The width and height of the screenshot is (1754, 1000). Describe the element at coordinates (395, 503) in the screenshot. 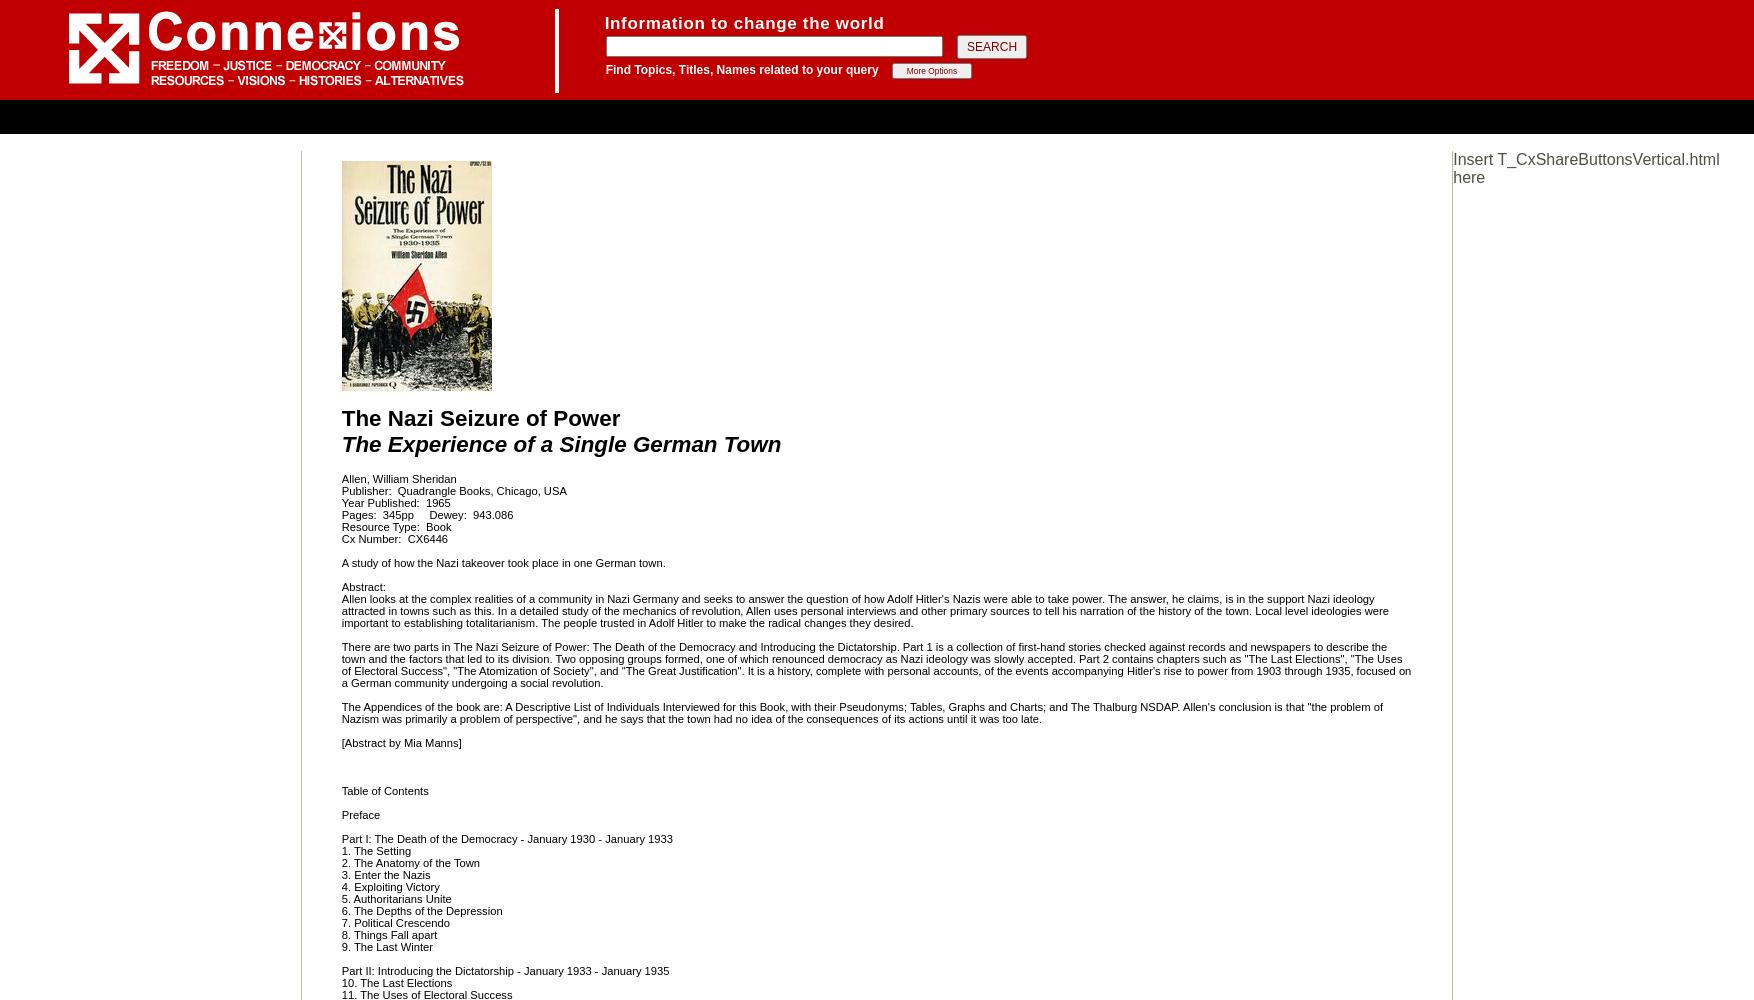

I see `'Year Published:  1965'` at that location.